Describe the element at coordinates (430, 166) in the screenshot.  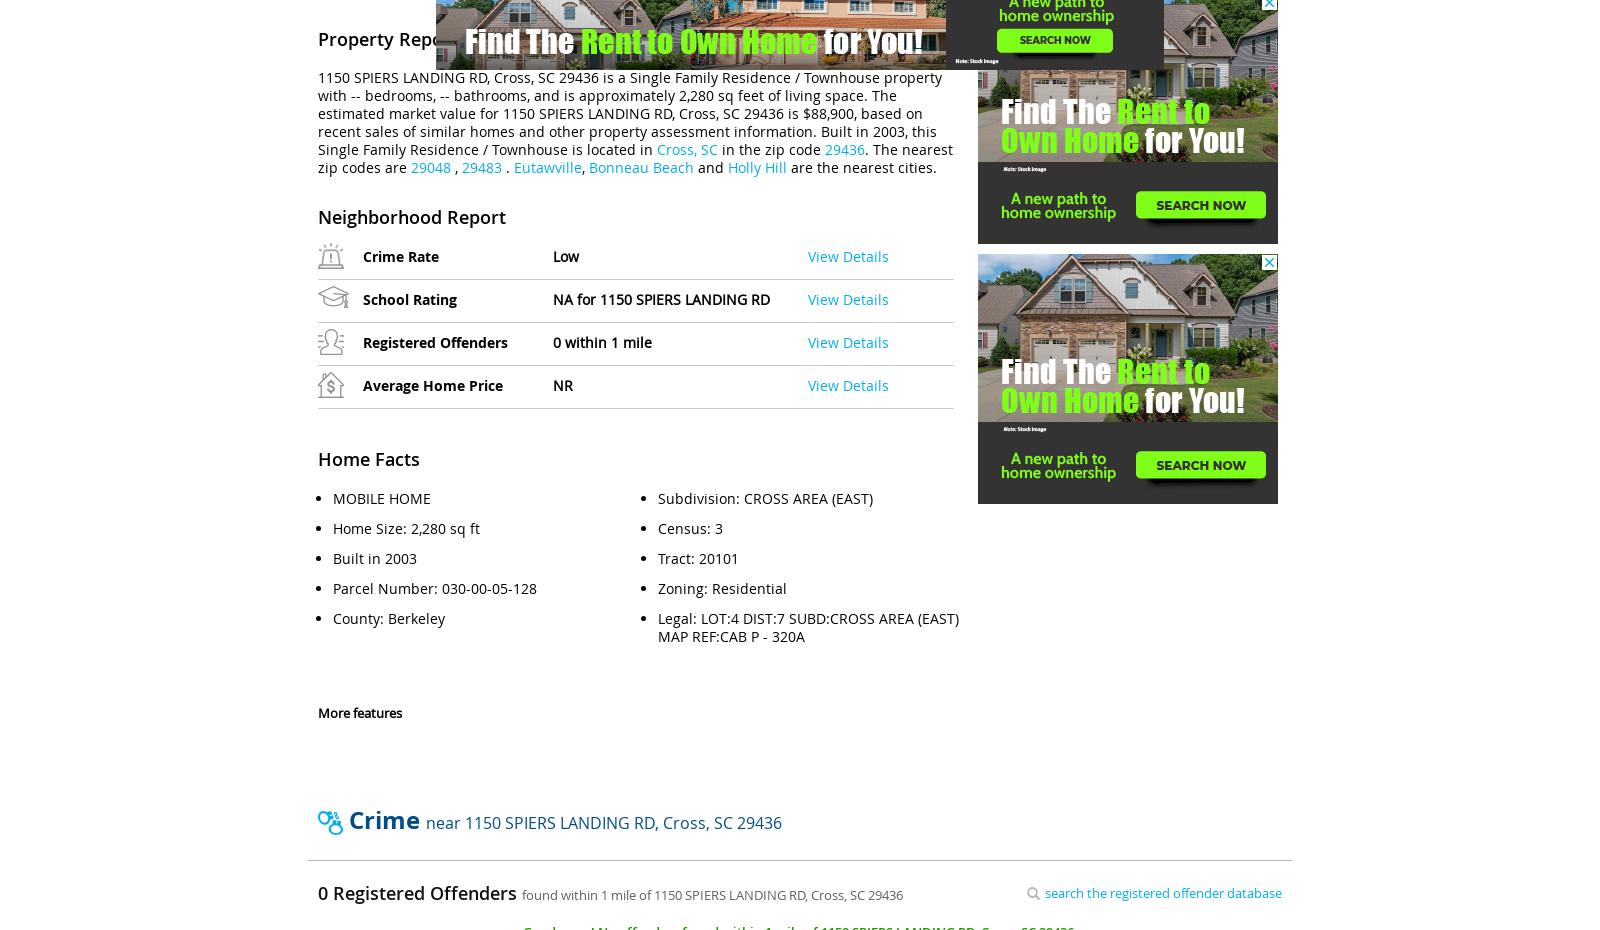
I see `'29048'` at that location.